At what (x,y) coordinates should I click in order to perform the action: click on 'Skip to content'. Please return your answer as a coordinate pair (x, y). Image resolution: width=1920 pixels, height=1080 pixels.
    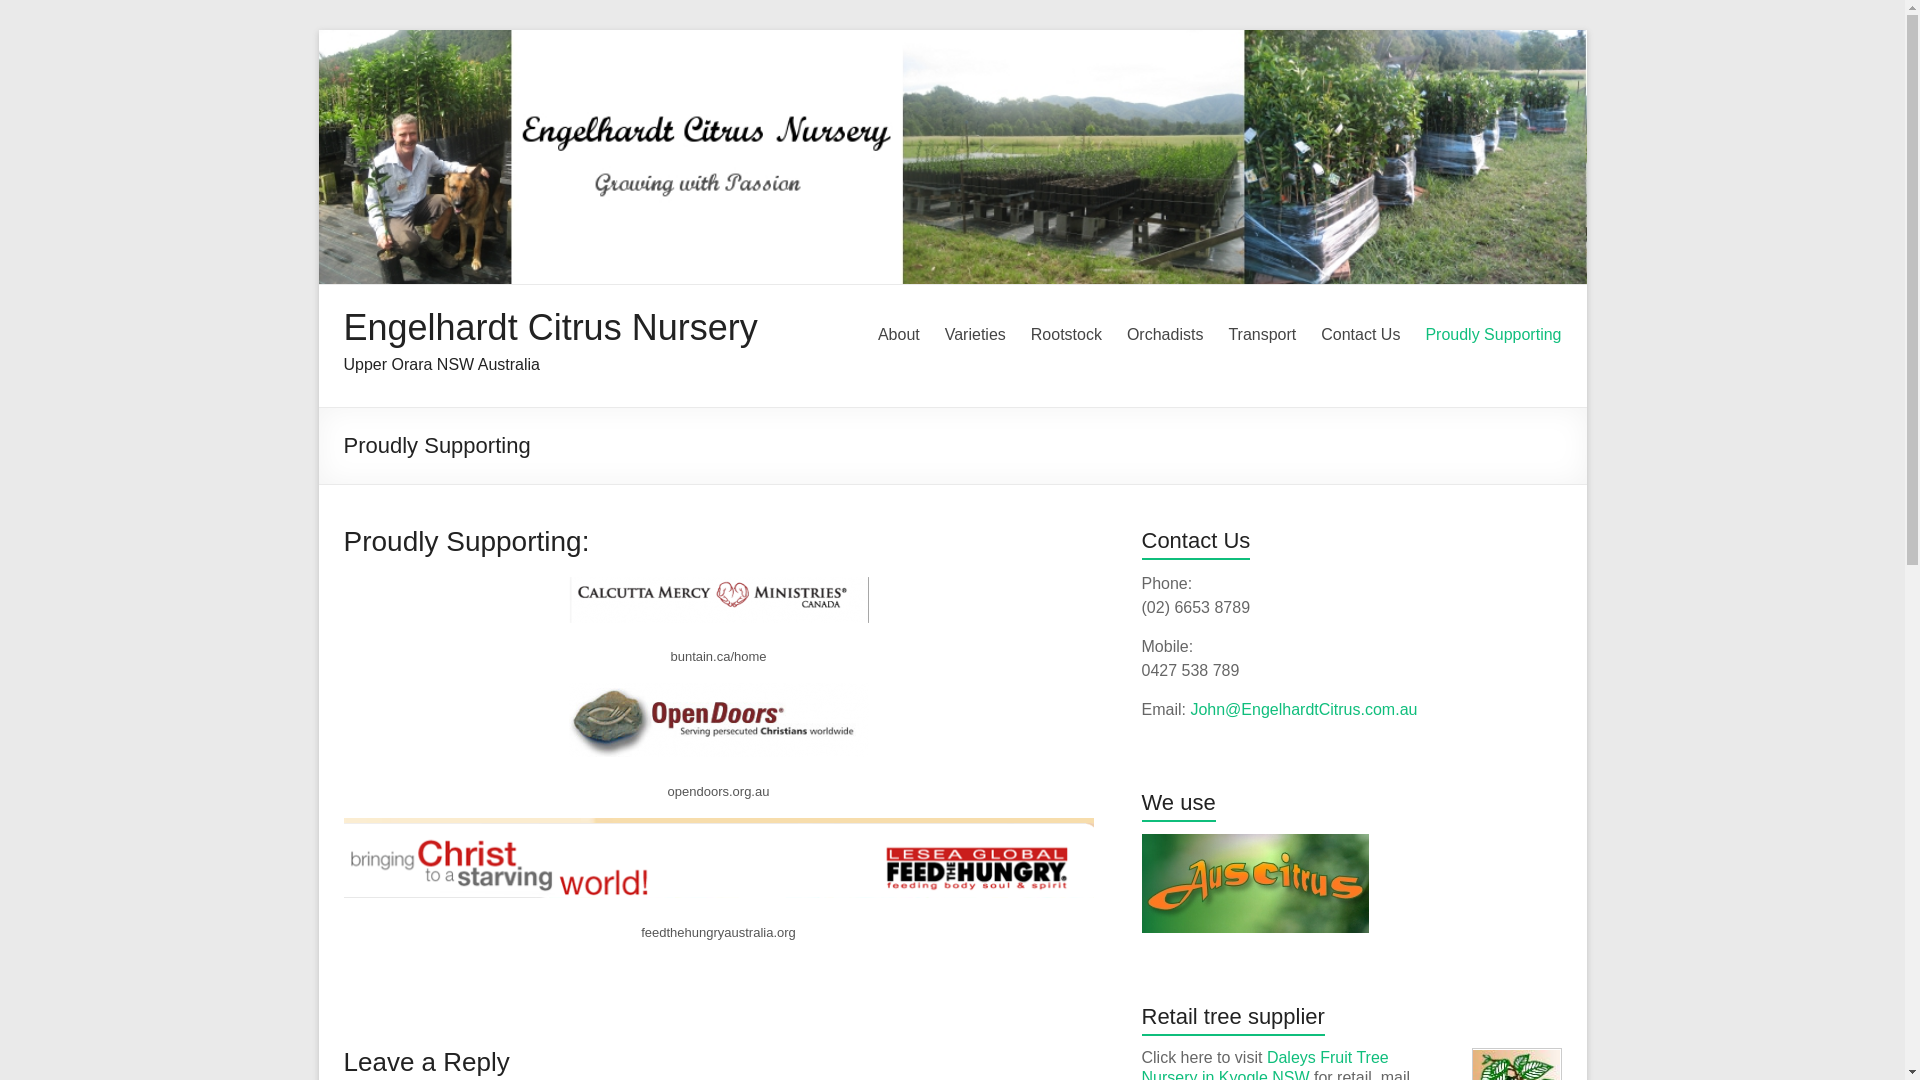
    Looking at the image, I should click on (316, 29).